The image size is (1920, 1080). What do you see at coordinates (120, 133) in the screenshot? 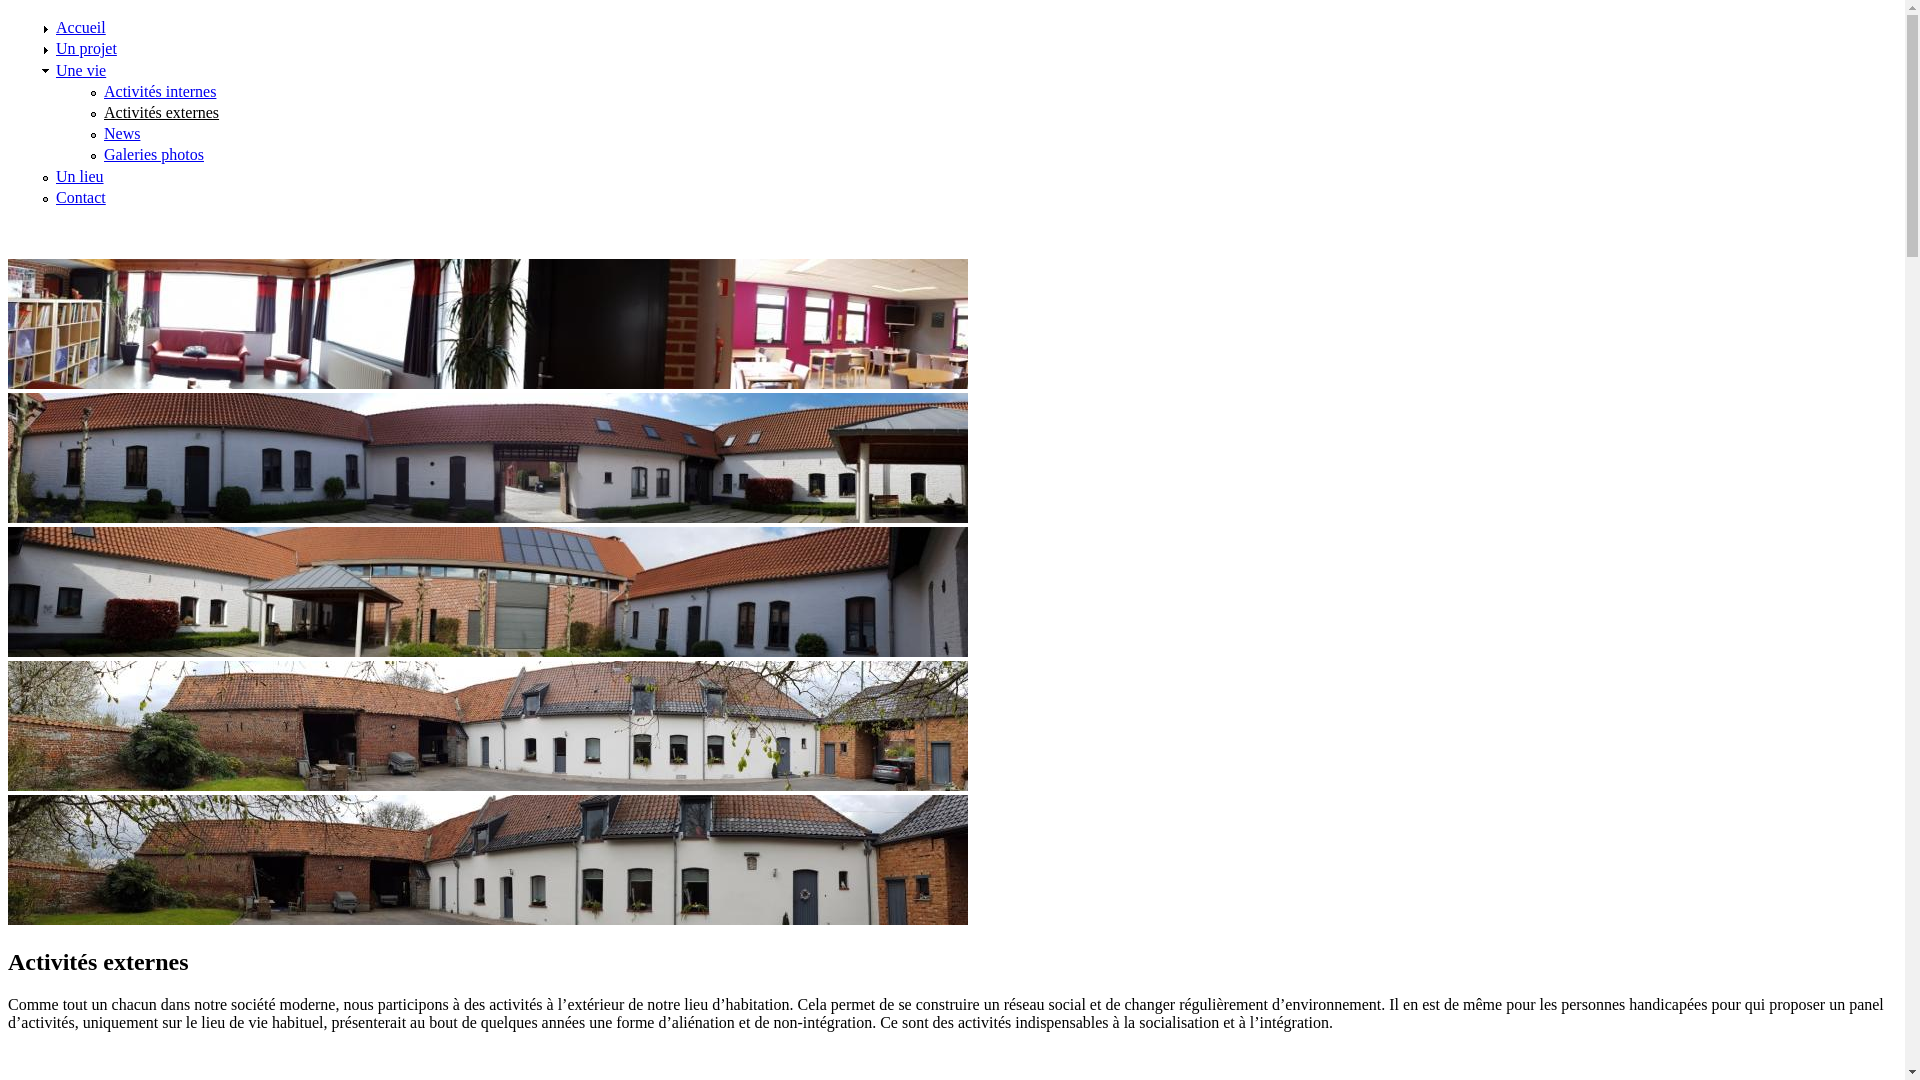
I see `'News'` at bounding box center [120, 133].